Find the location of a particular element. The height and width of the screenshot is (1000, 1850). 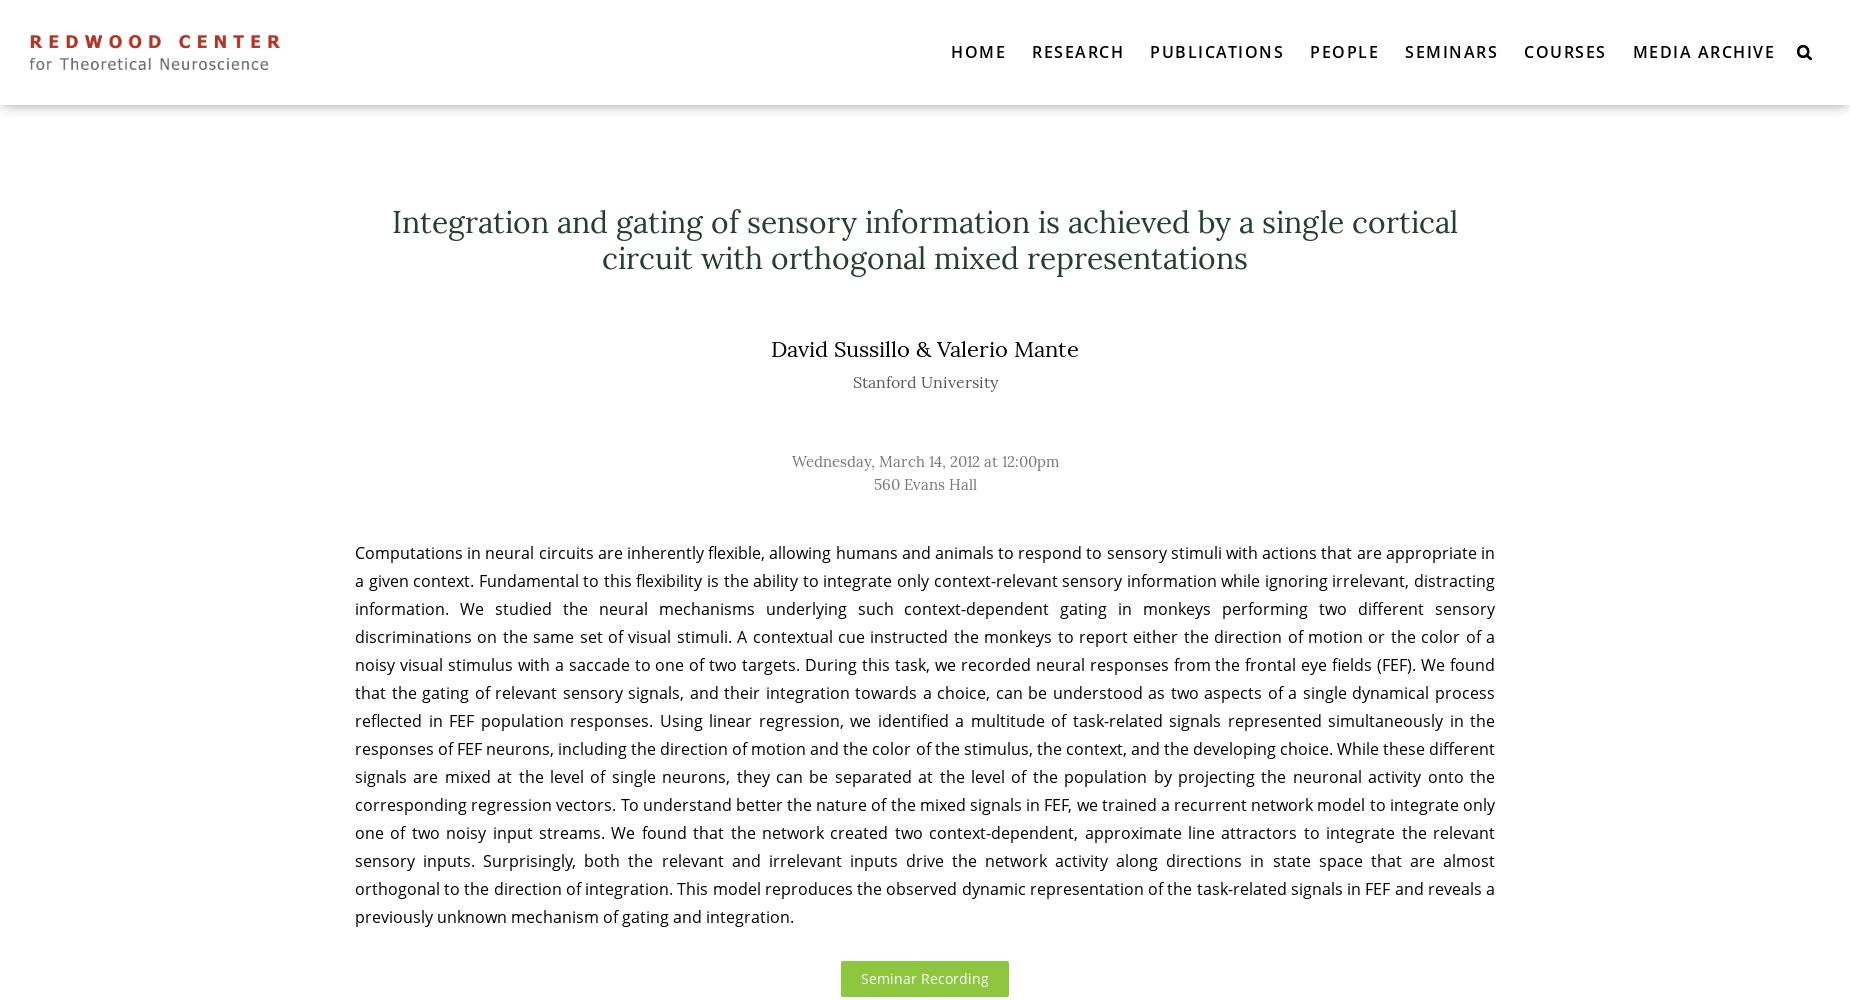

'Wednesday, March 14, 2012  at  12:00pm' is located at coordinates (791, 460).